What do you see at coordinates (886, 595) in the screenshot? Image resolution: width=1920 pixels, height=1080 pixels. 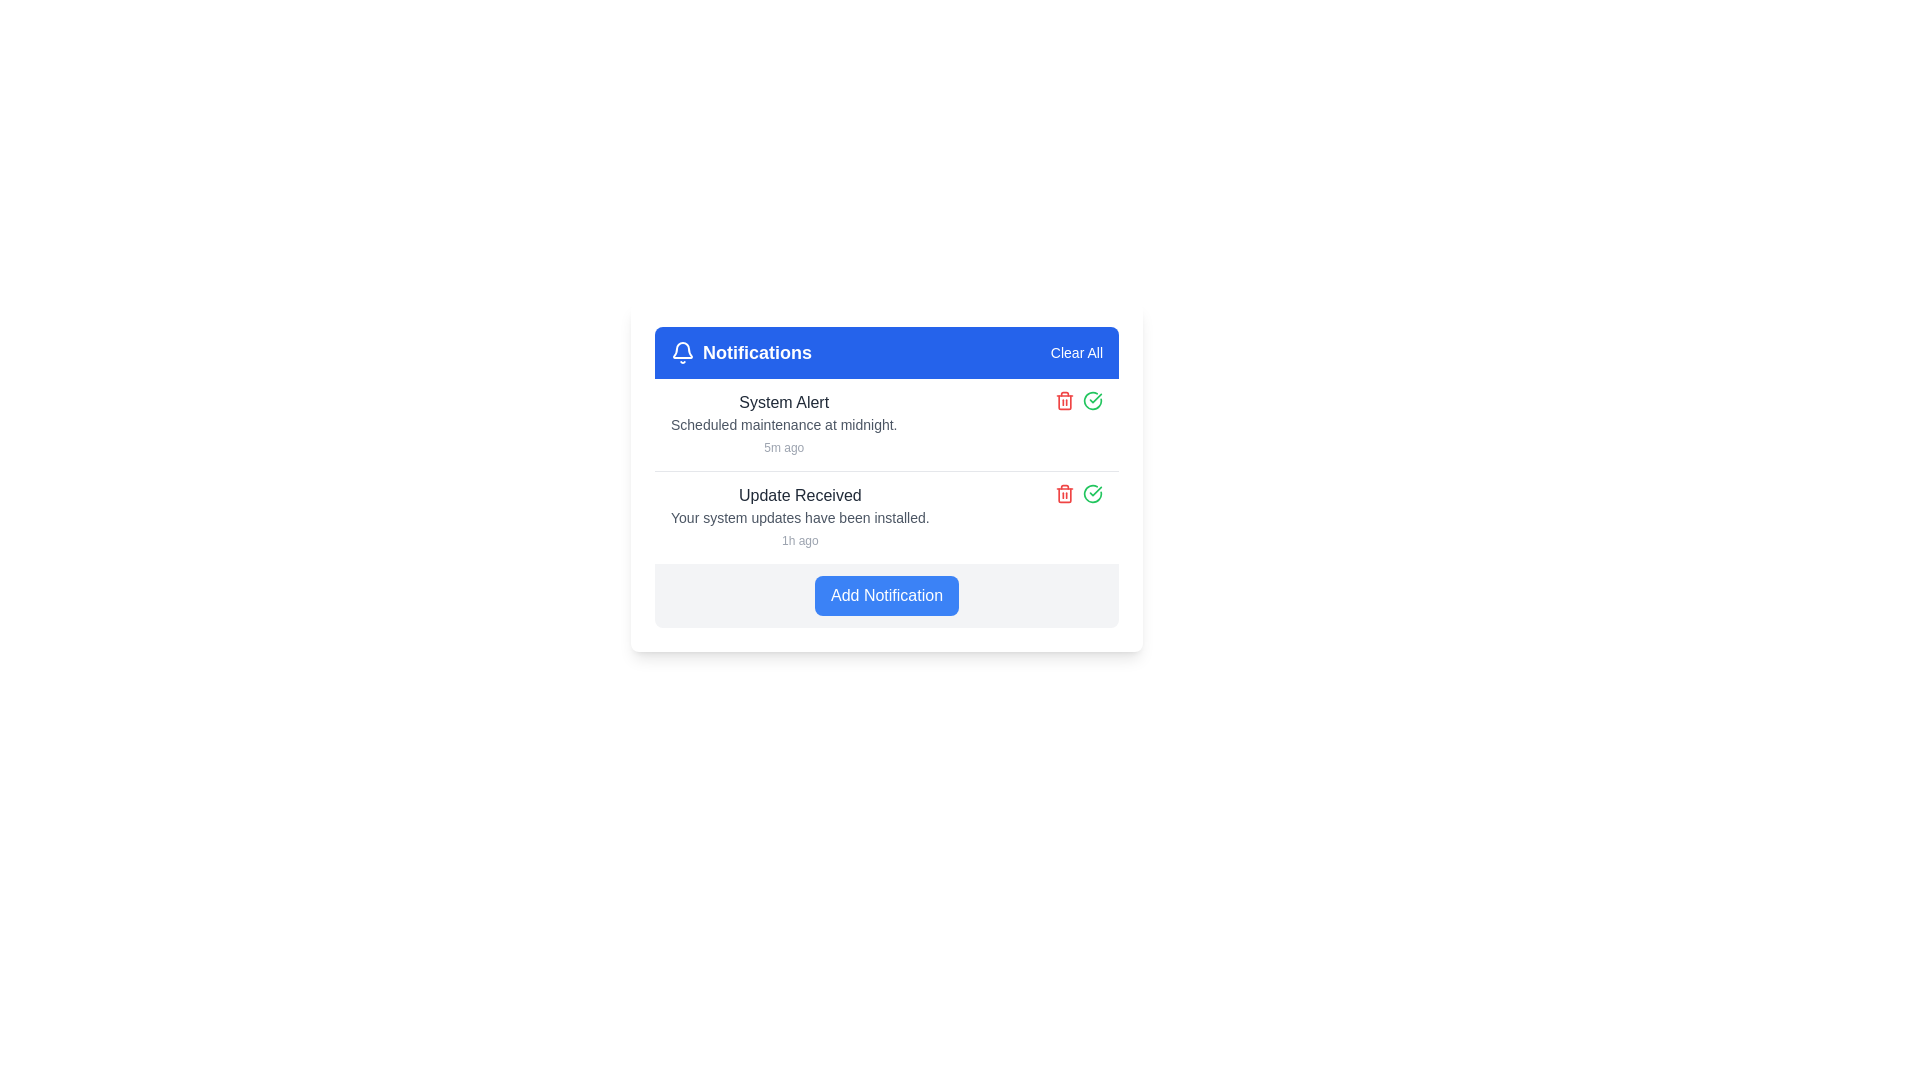 I see `the button located at the bottom section of the notification card` at bounding box center [886, 595].